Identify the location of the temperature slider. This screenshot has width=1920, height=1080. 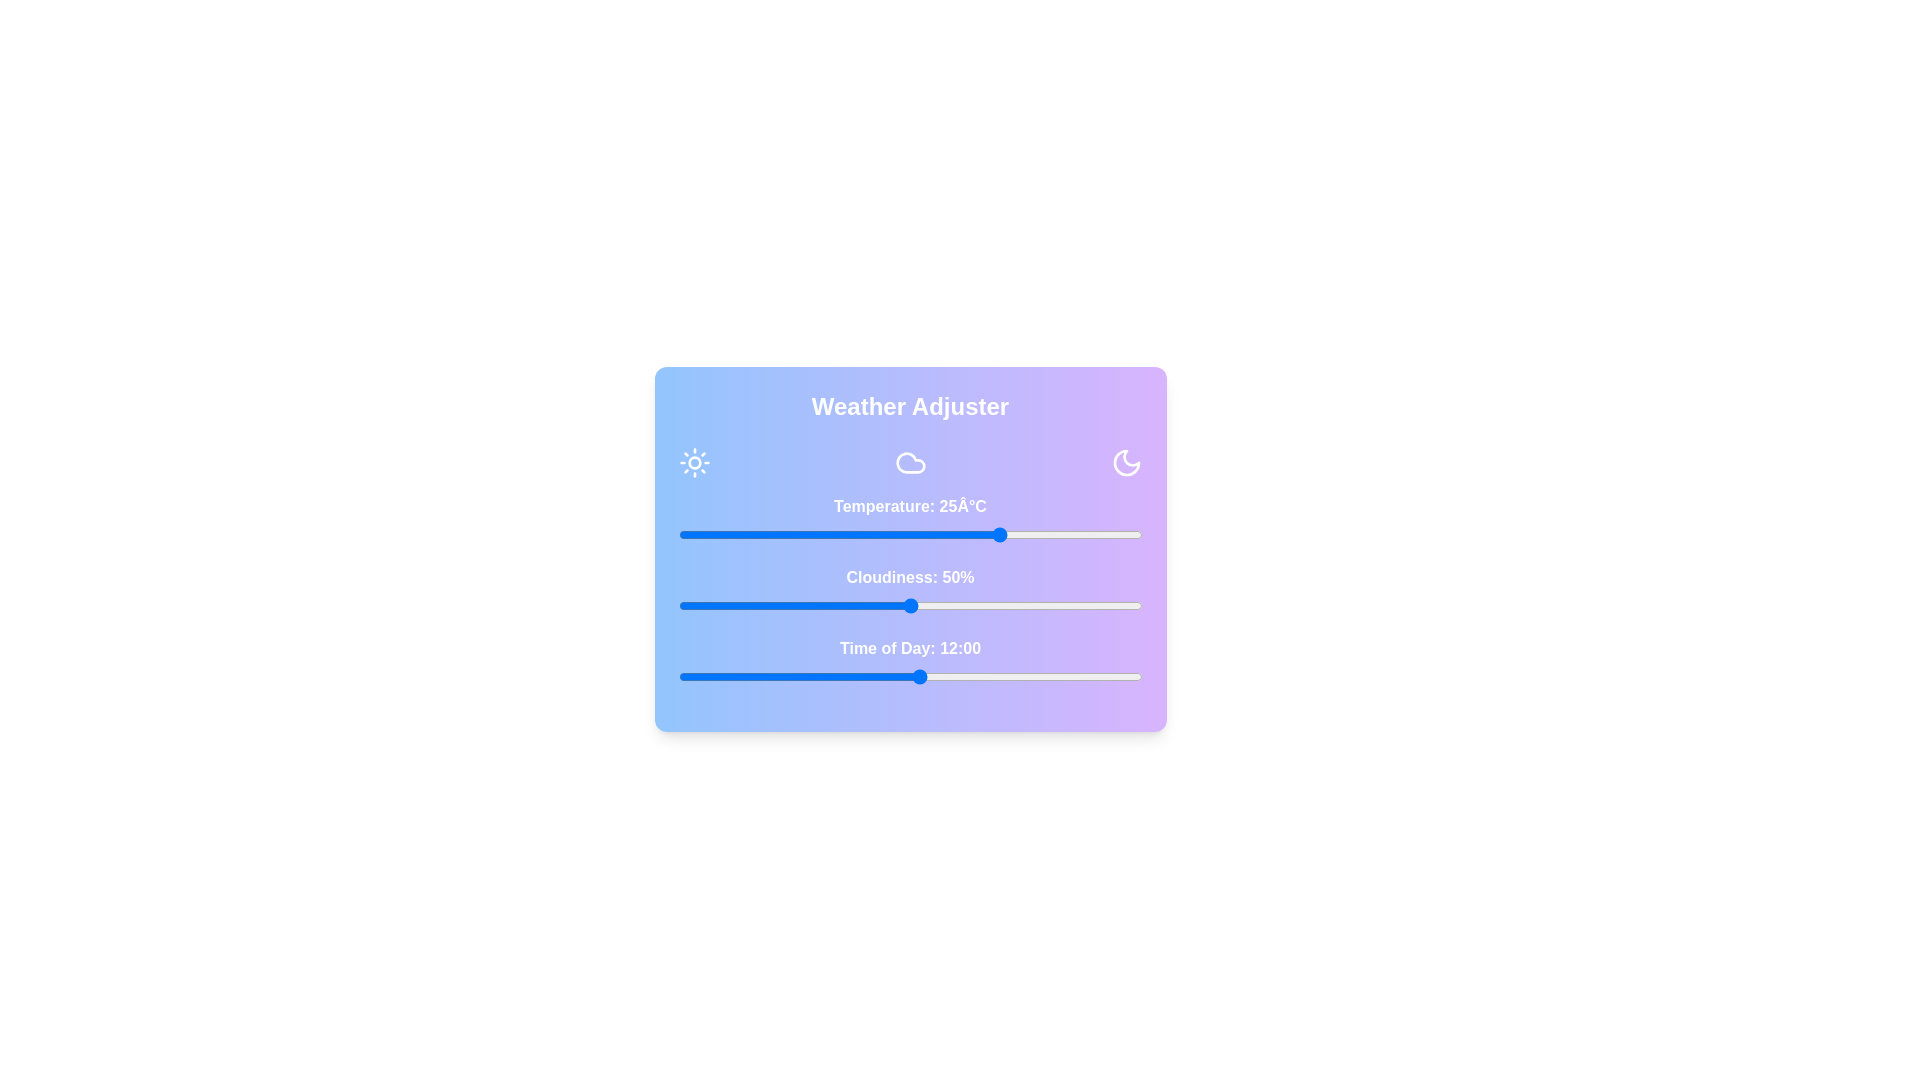
(891, 534).